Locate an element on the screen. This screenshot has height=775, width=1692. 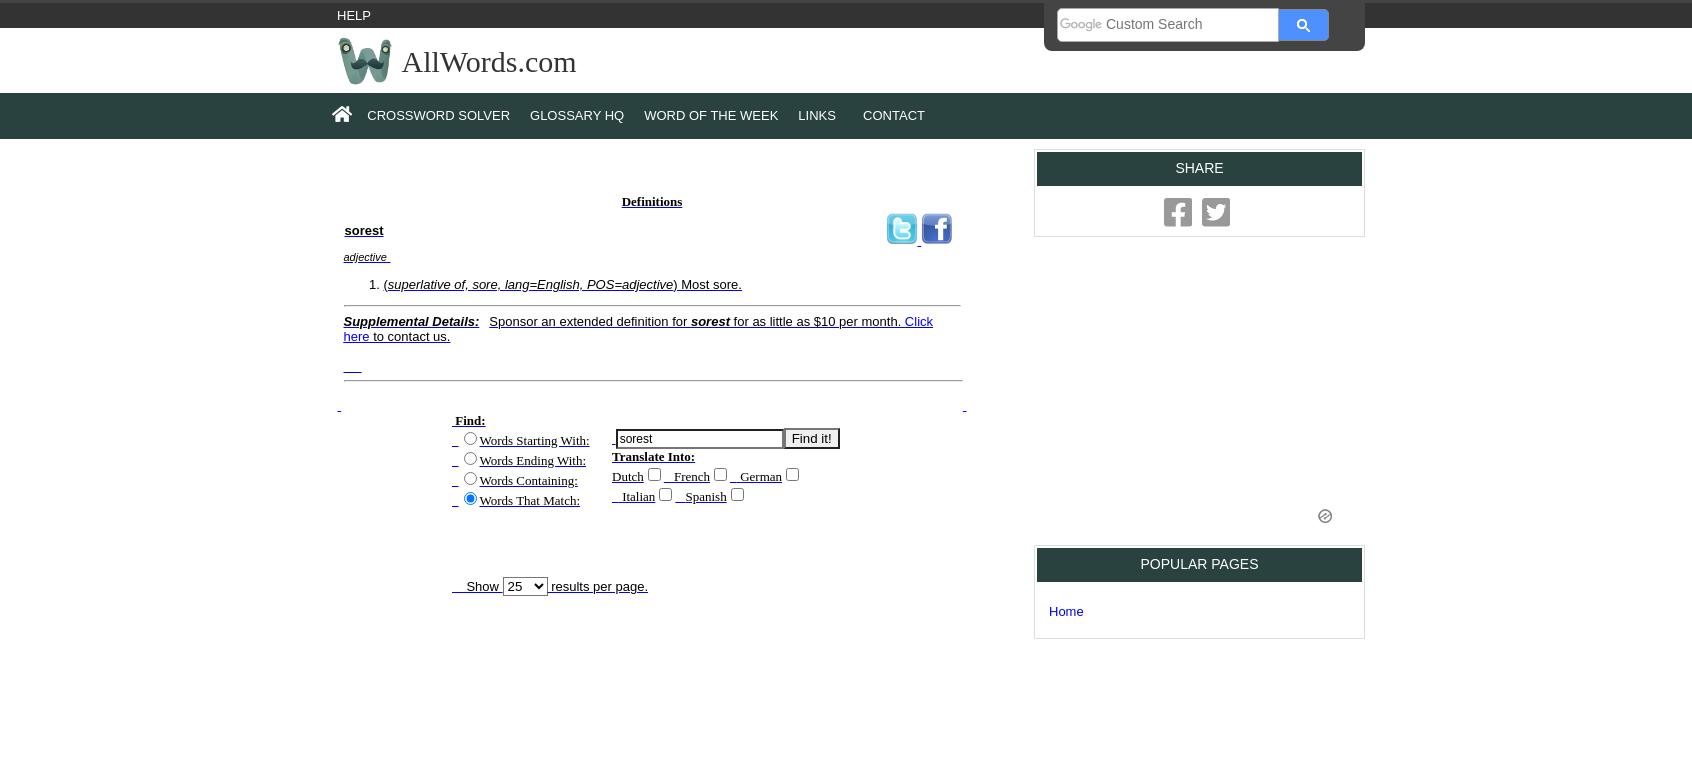
'French' is located at coordinates (691, 474).